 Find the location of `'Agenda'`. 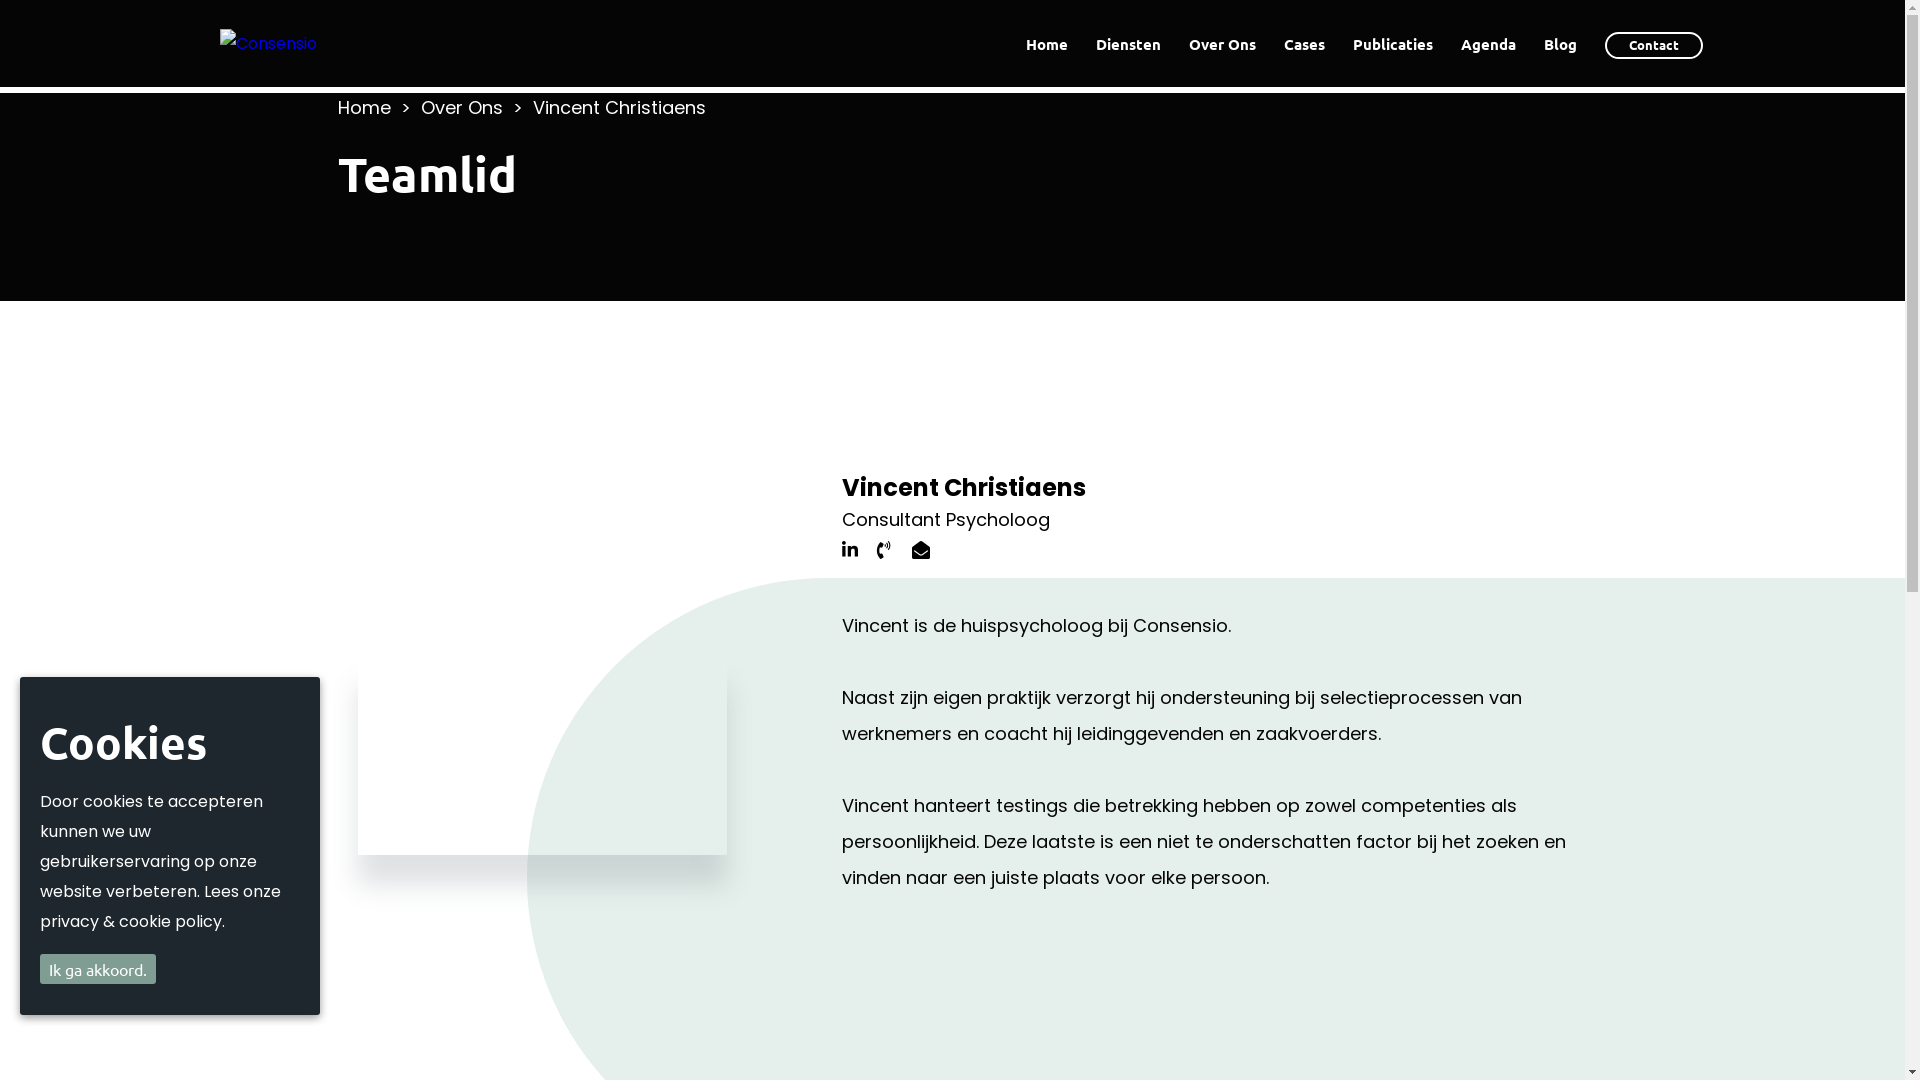

'Agenda' is located at coordinates (1488, 42).